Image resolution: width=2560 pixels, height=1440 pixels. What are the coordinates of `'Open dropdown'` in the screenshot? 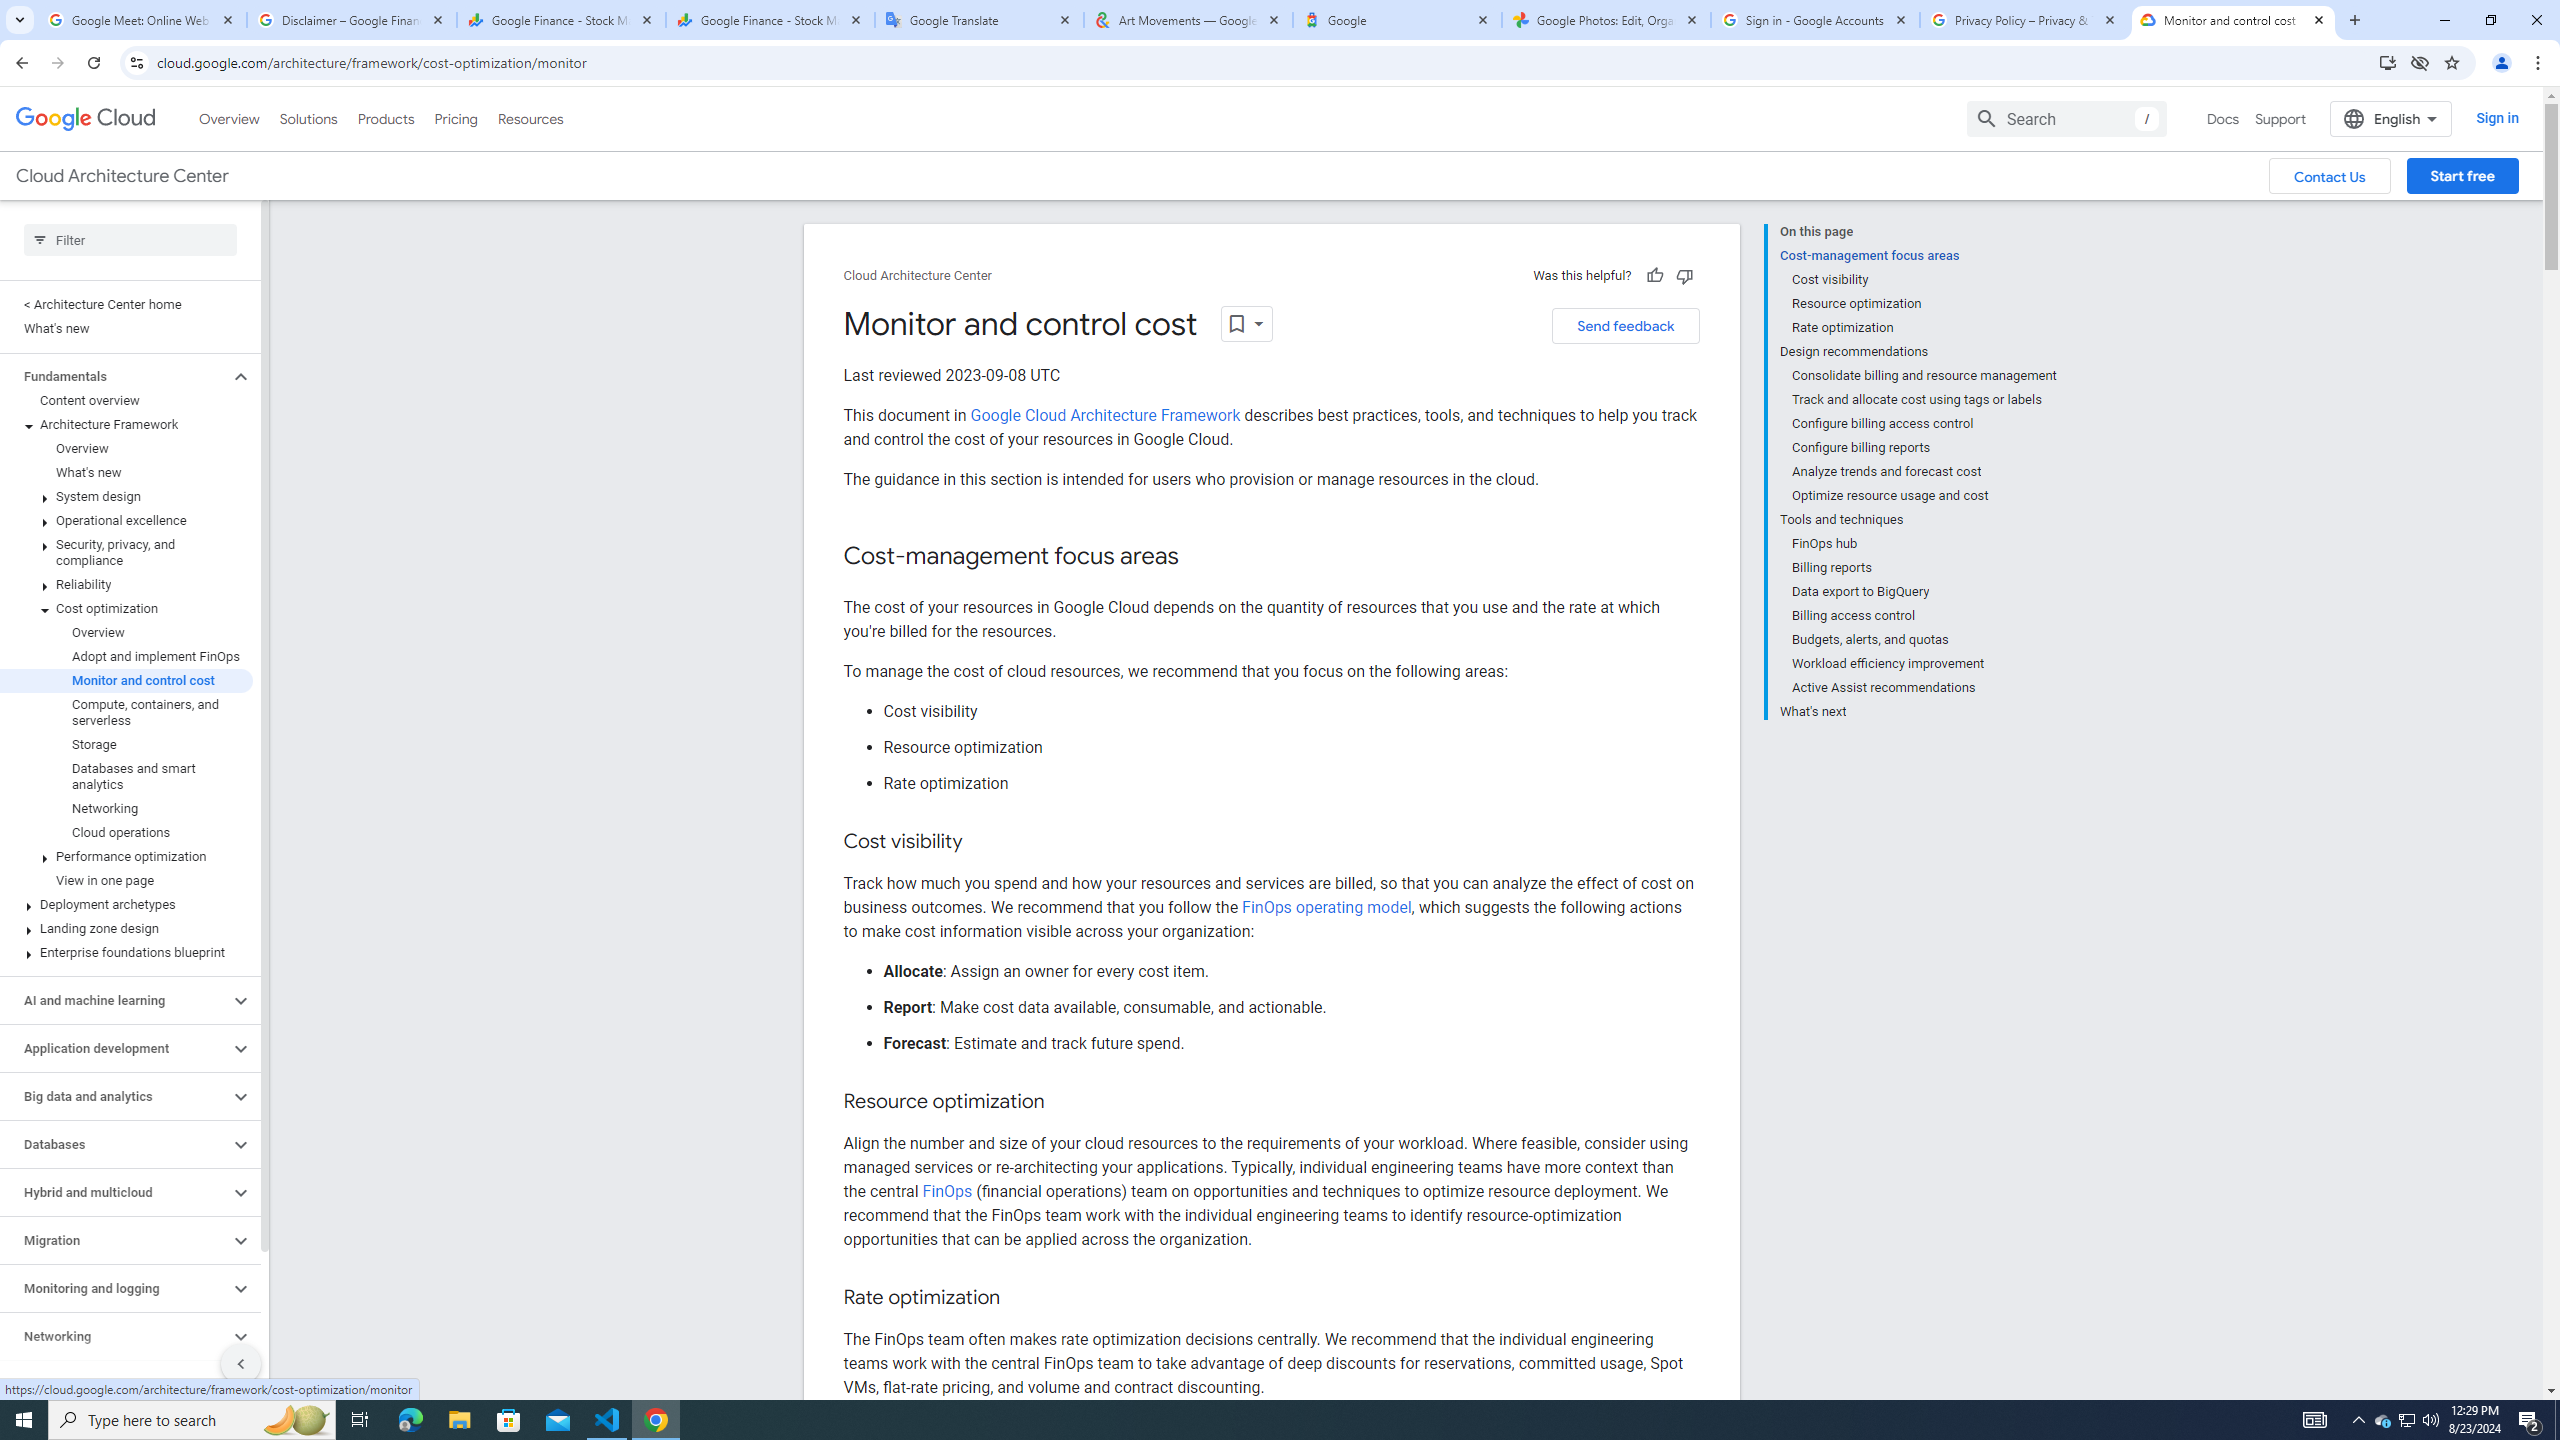 It's located at (1246, 323).